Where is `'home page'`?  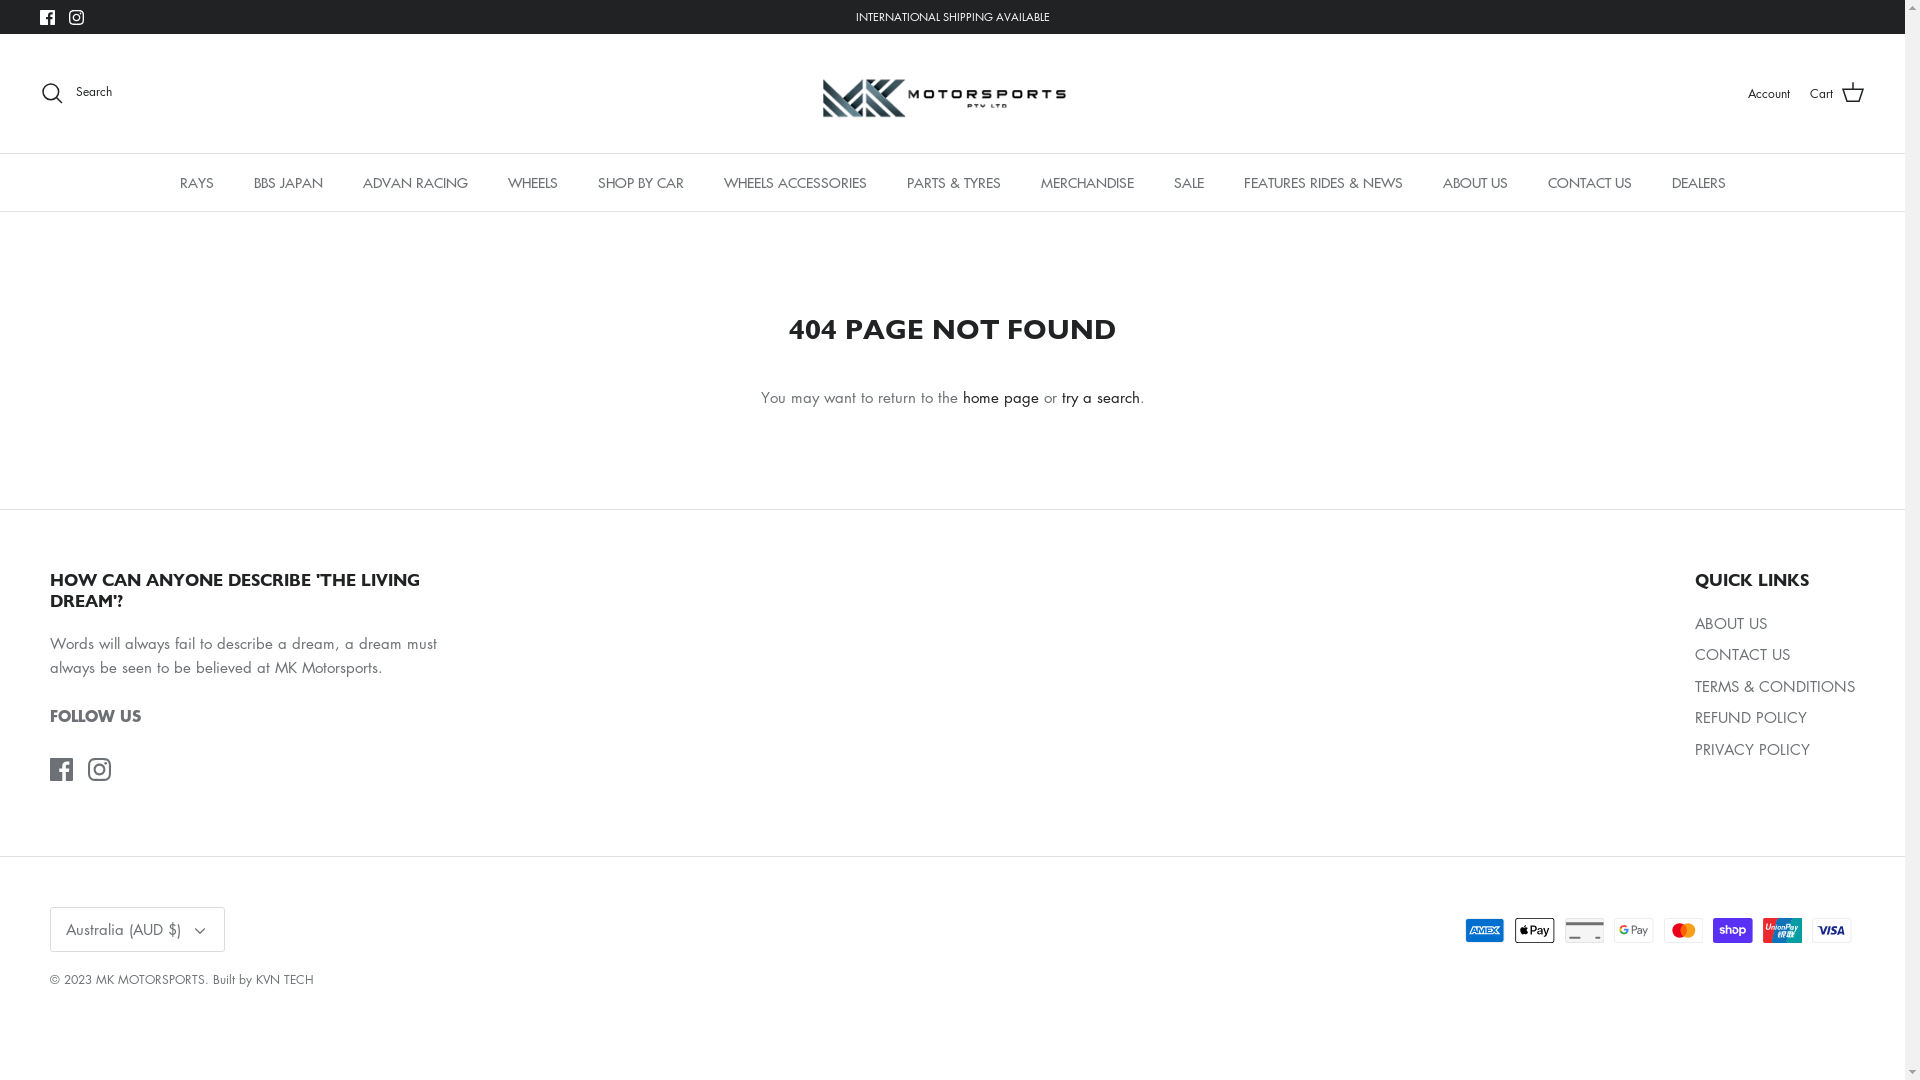
'home page' is located at coordinates (999, 397).